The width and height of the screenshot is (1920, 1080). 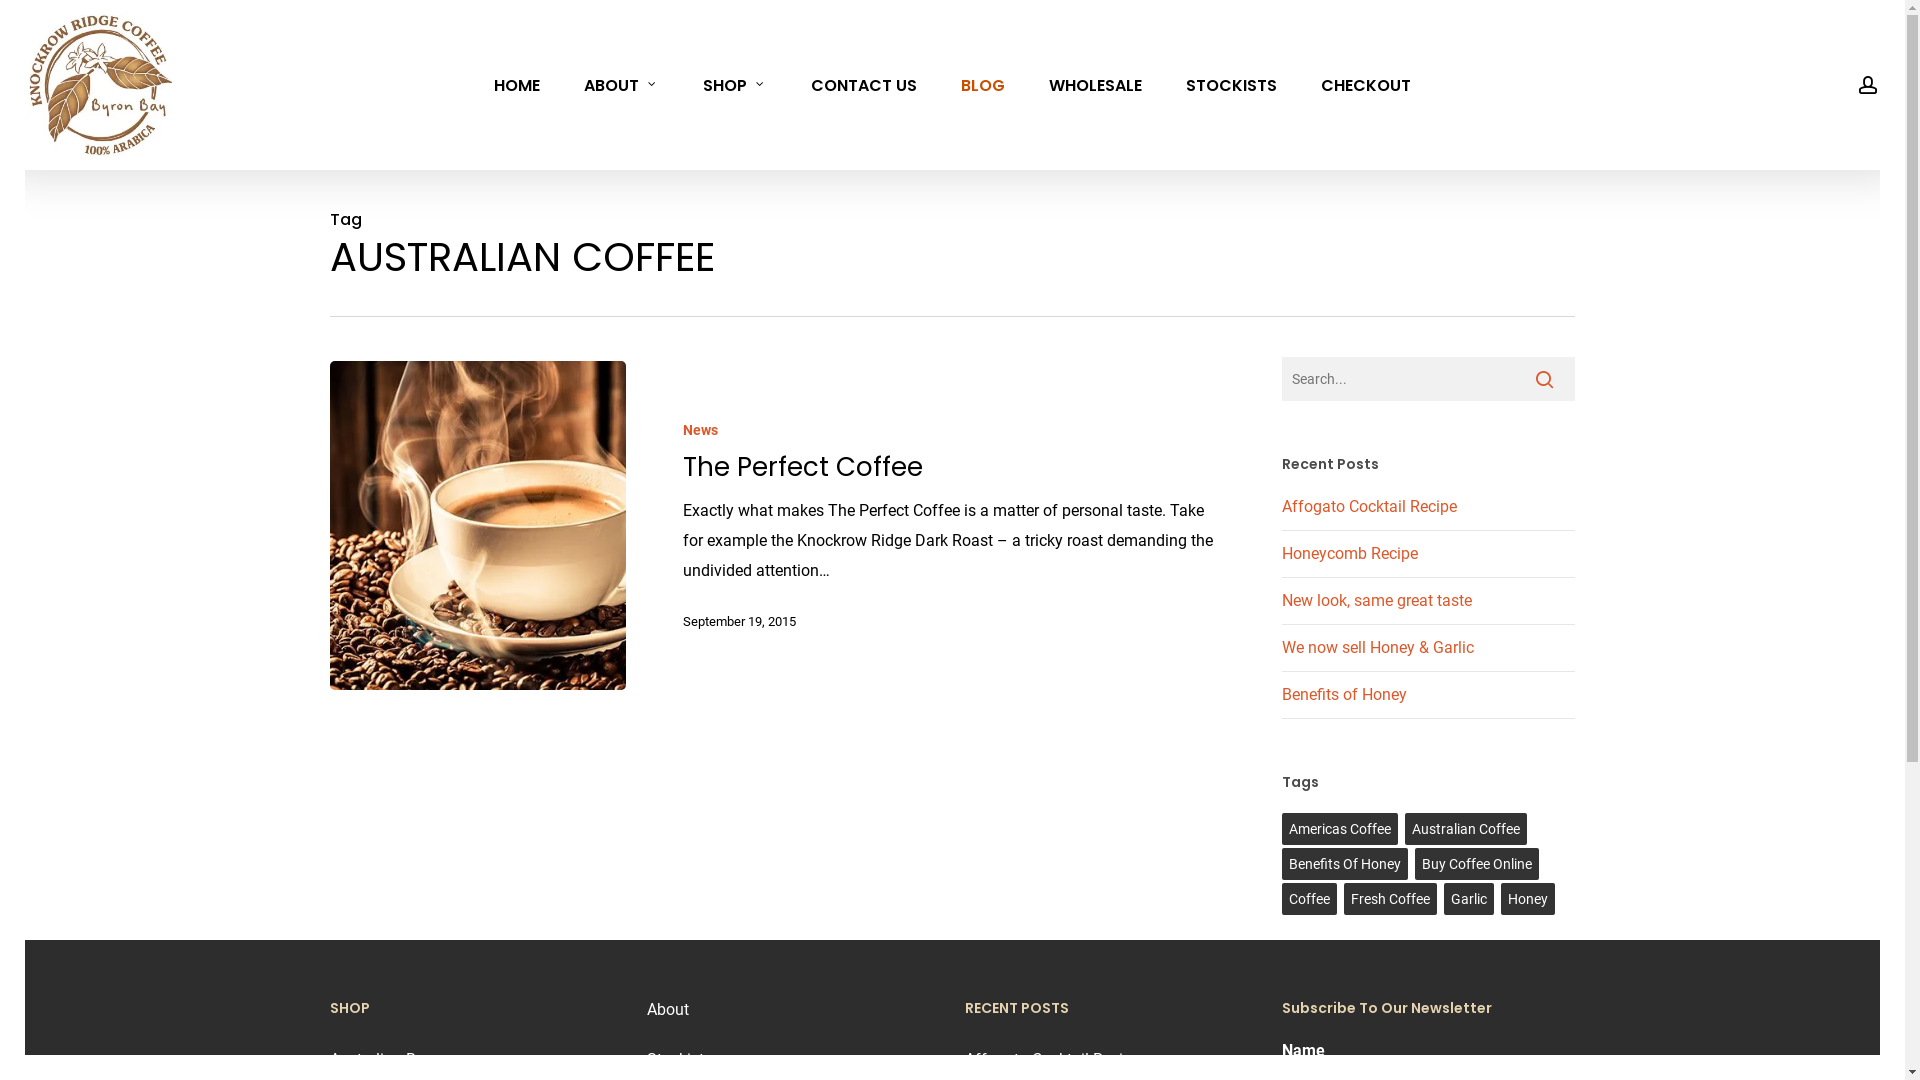 I want to click on 'The Perfect Coffee', so click(x=802, y=466).